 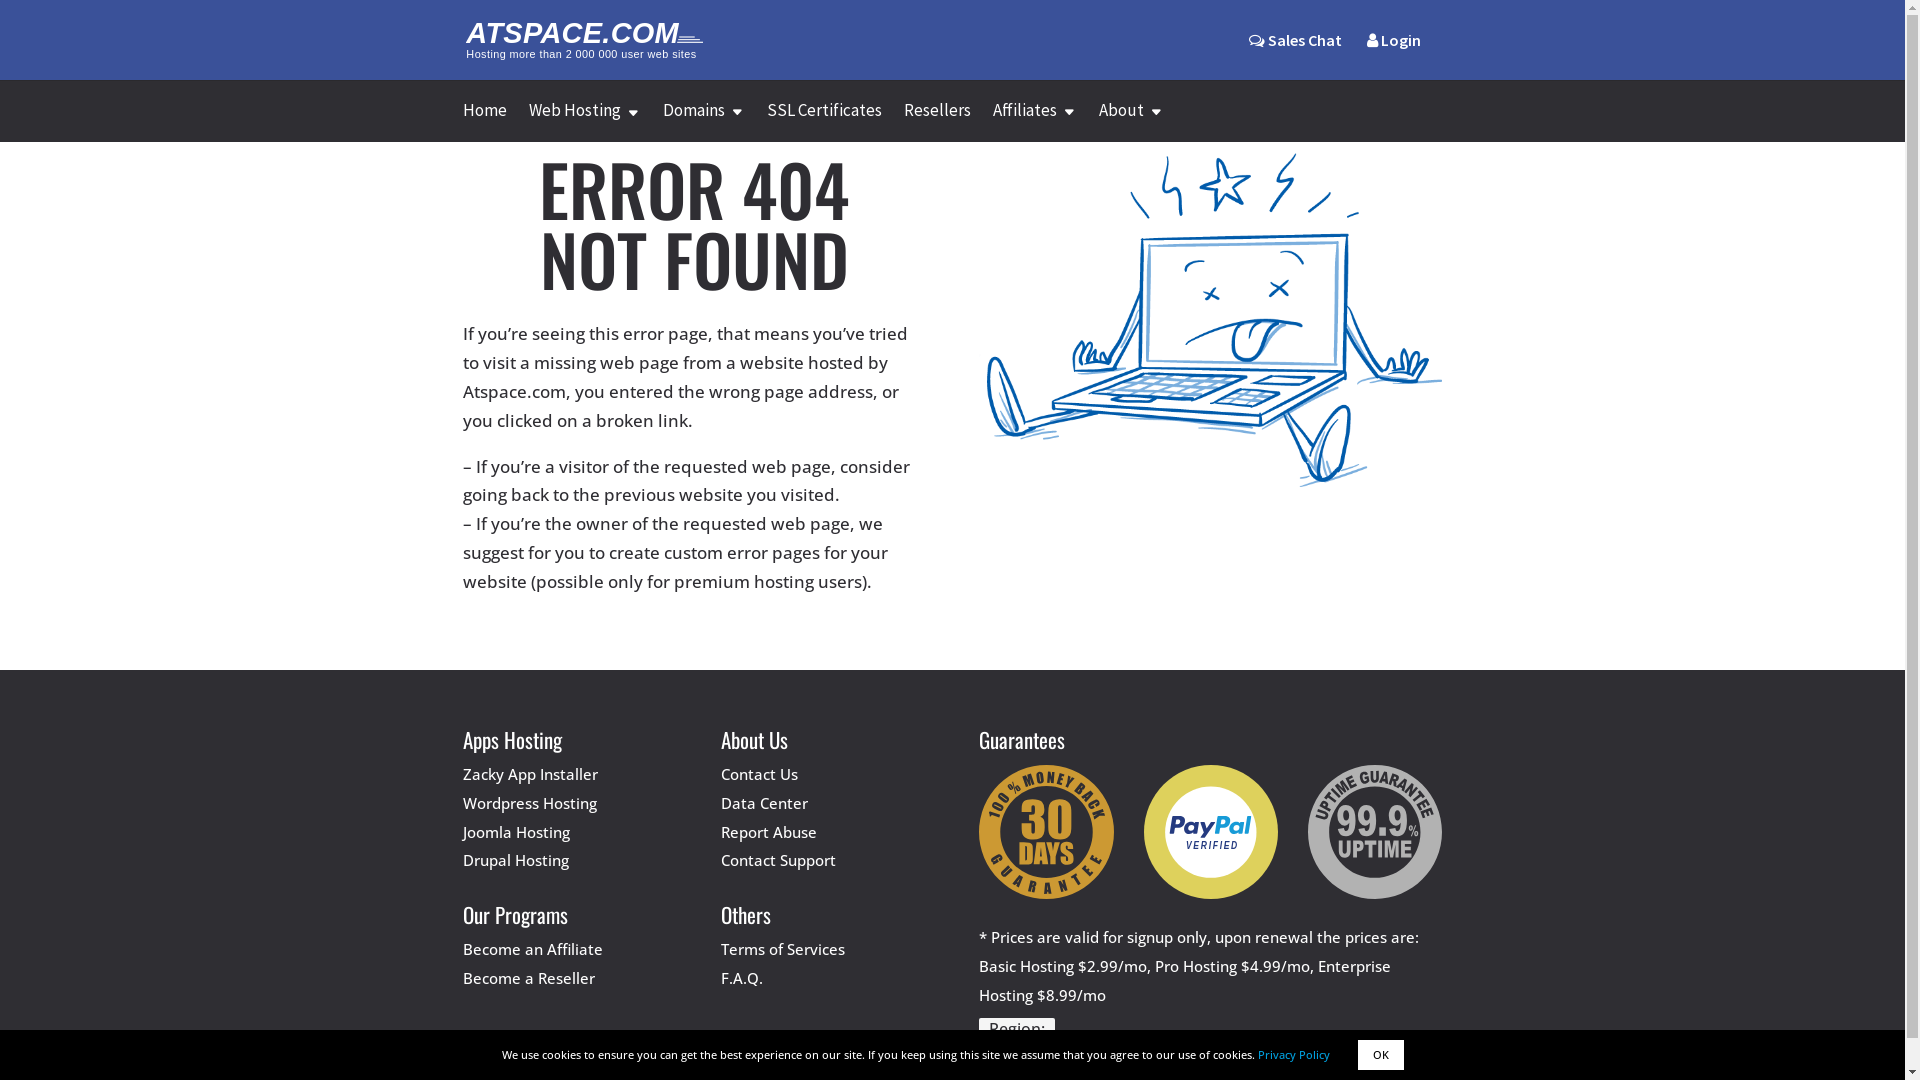 What do you see at coordinates (515, 832) in the screenshot?
I see `'Joomla Hosting'` at bounding box center [515, 832].